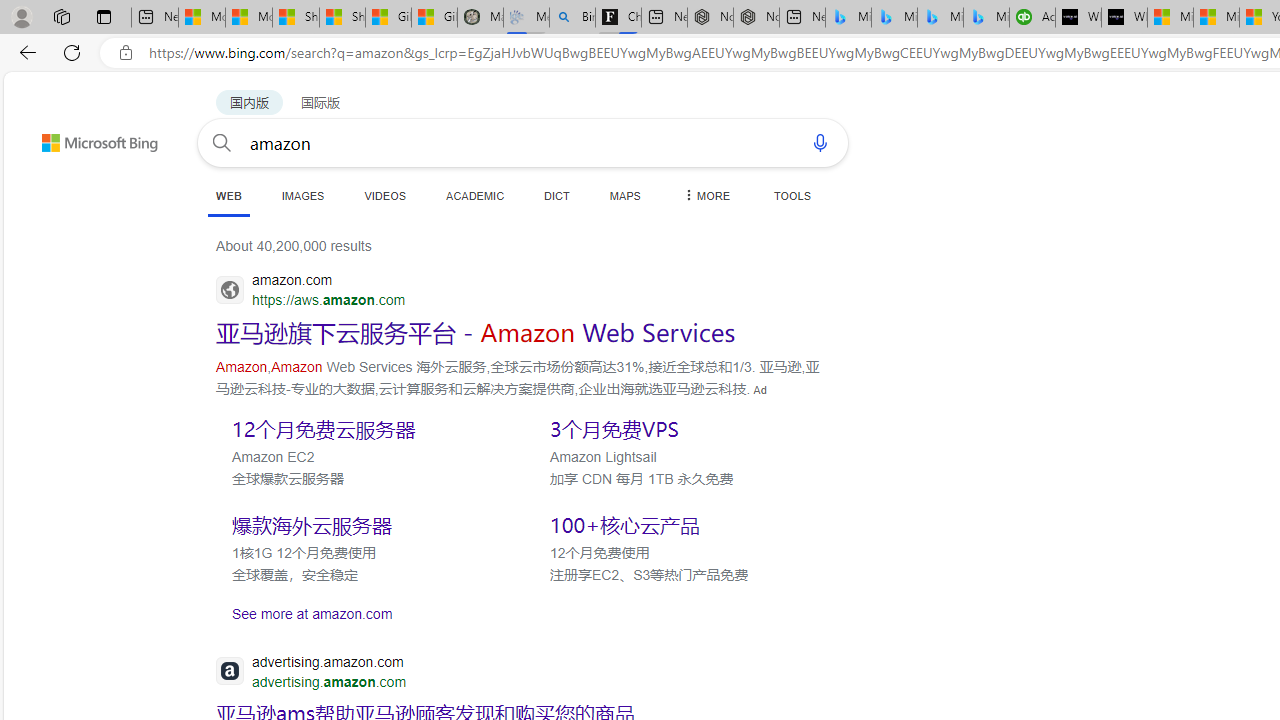 Image resolution: width=1280 pixels, height=720 pixels. Describe the element at coordinates (1032, 17) in the screenshot. I see `'Accounting Software for Accountants, CPAs and Bookkeepers'` at that location.